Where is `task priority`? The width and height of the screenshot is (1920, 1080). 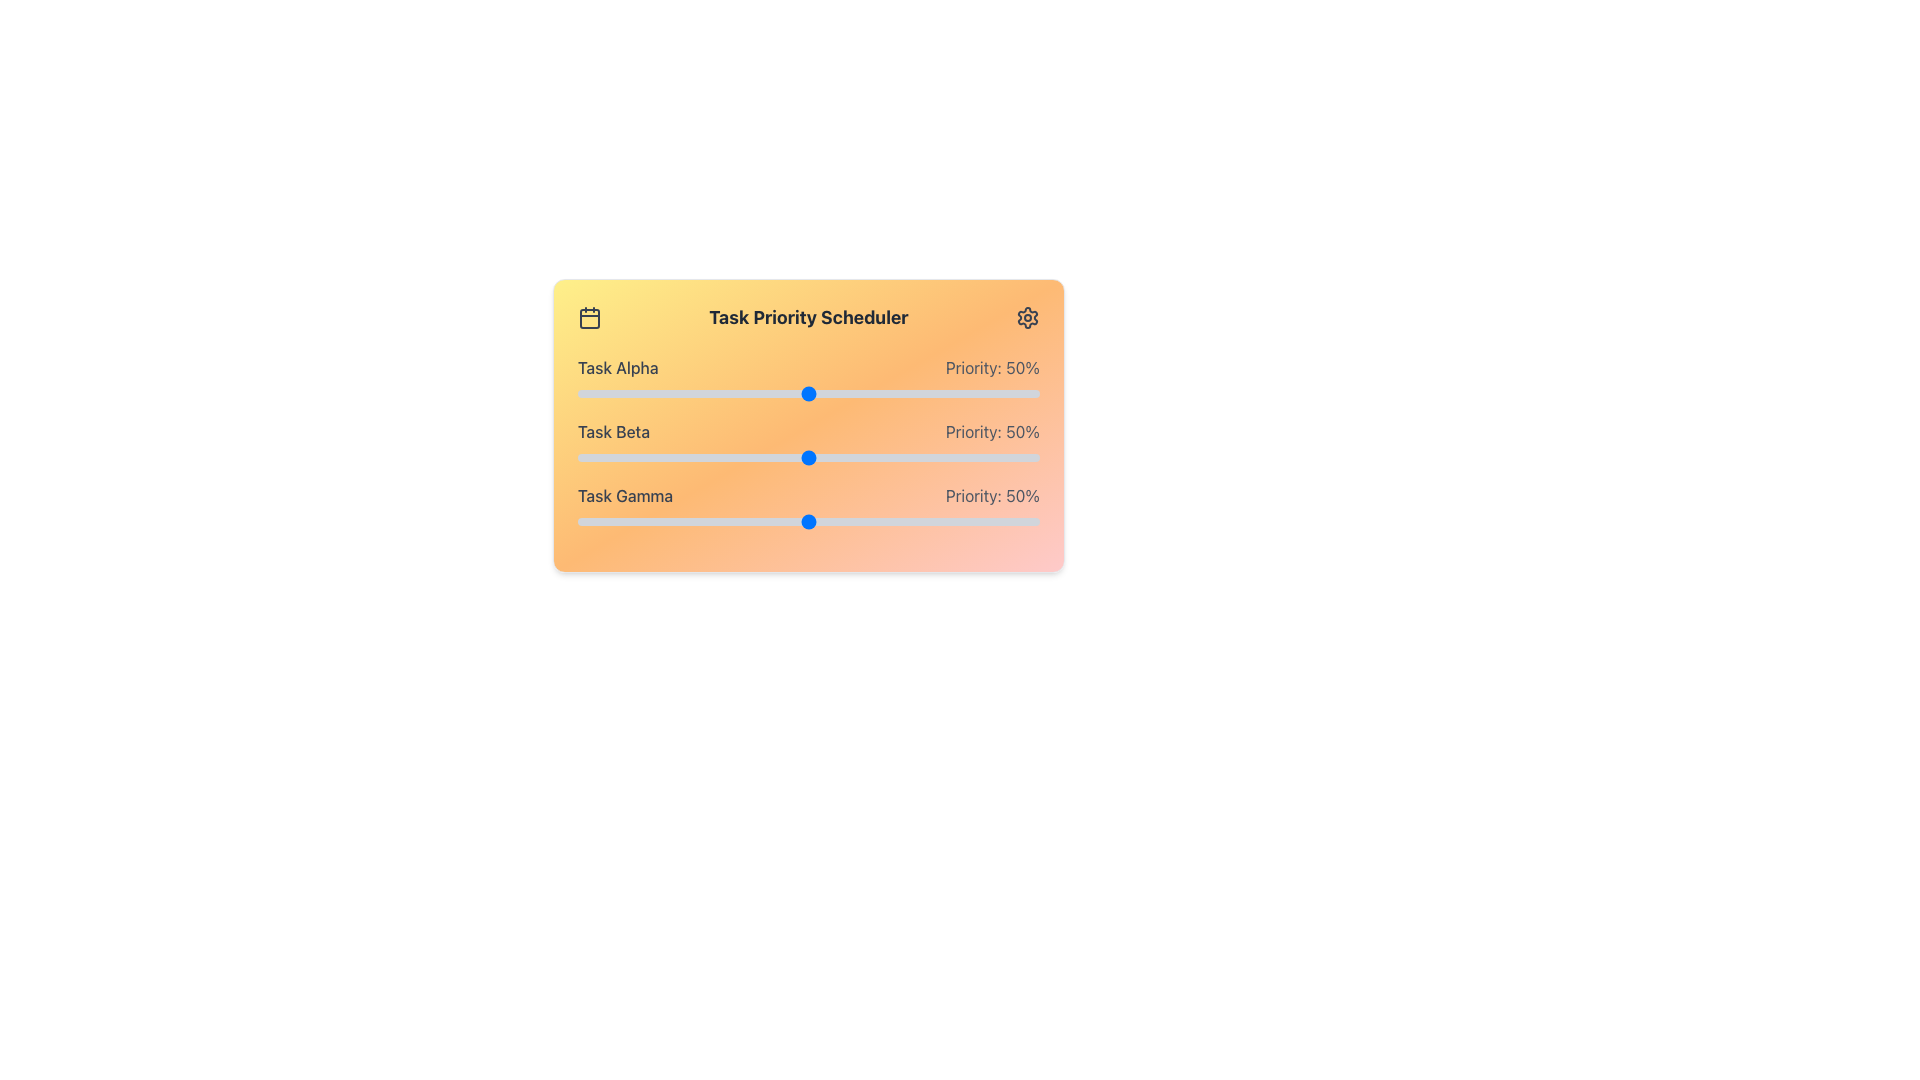 task priority is located at coordinates (707, 393).